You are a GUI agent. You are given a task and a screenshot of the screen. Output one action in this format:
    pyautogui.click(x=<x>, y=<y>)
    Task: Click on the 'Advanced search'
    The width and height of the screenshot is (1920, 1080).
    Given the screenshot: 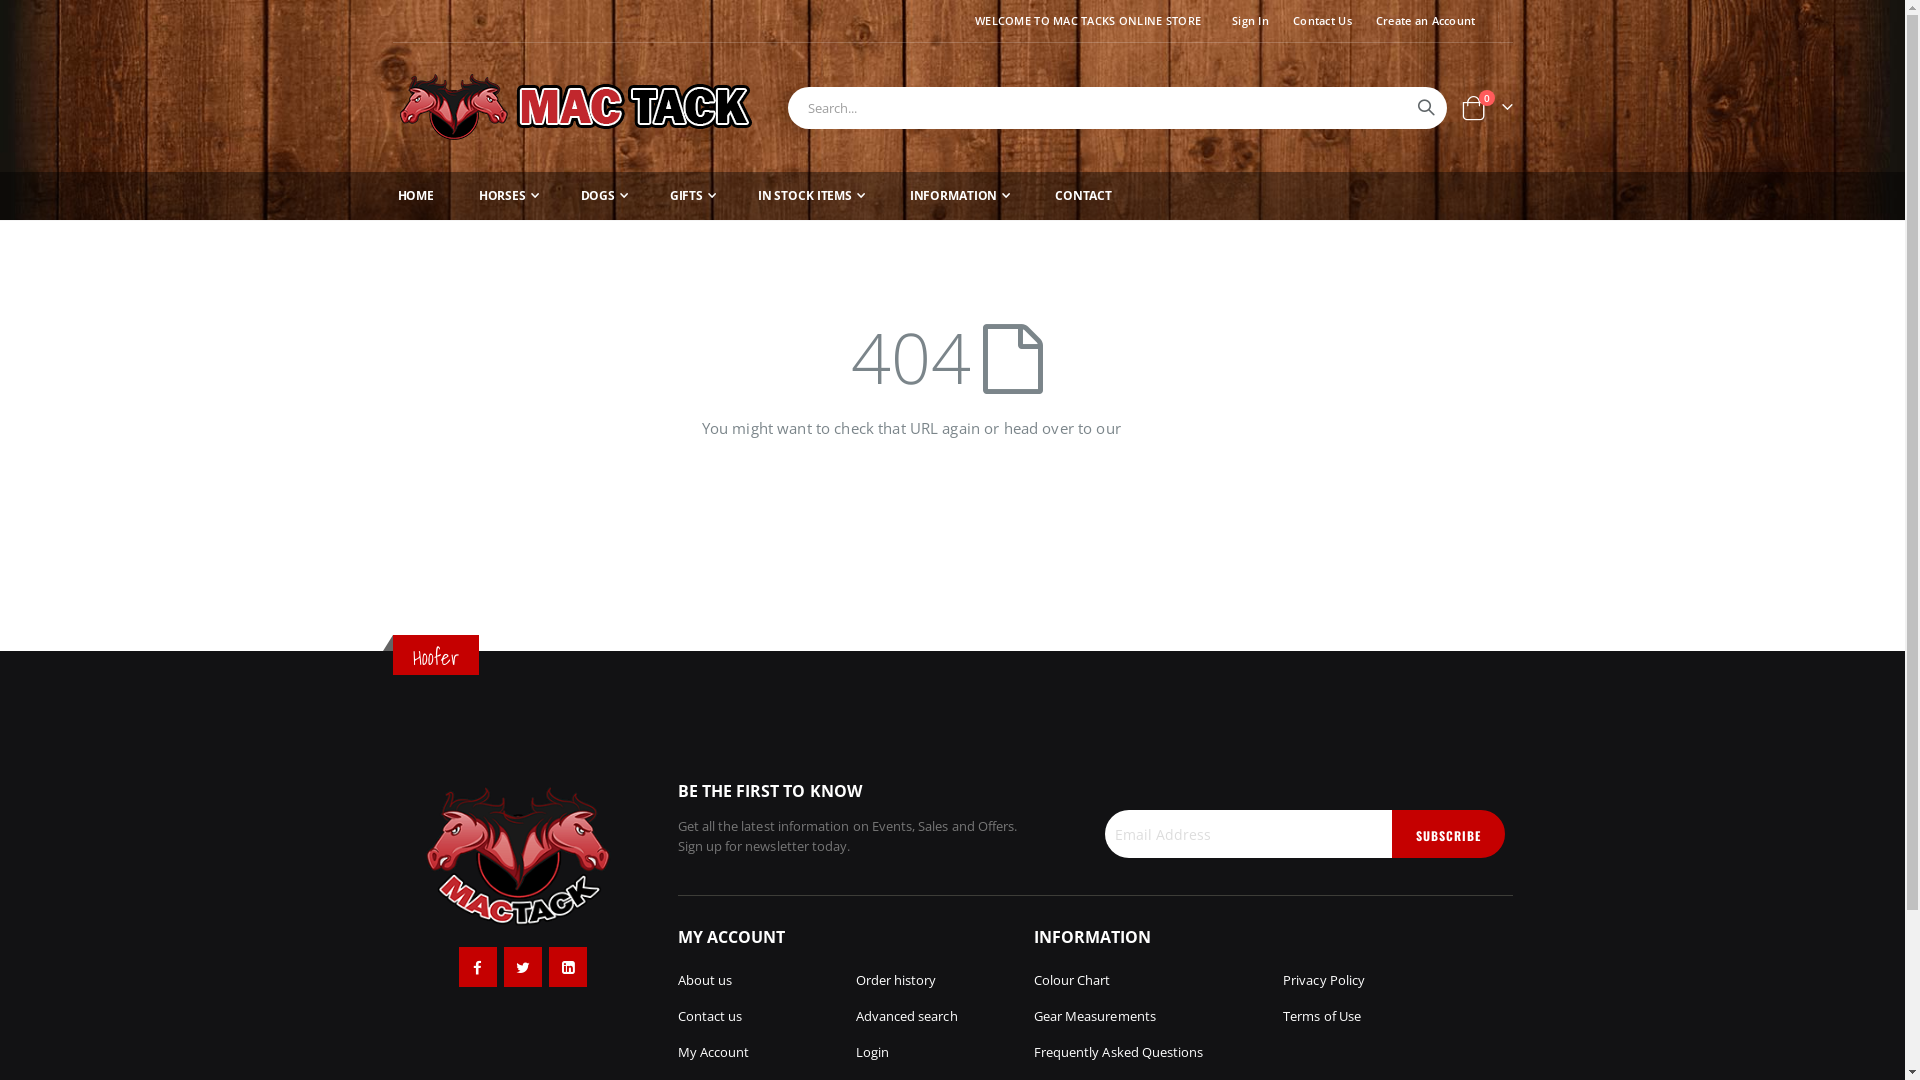 What is the action you would take?
    pyautogui.click(x=906, y=1015)
    